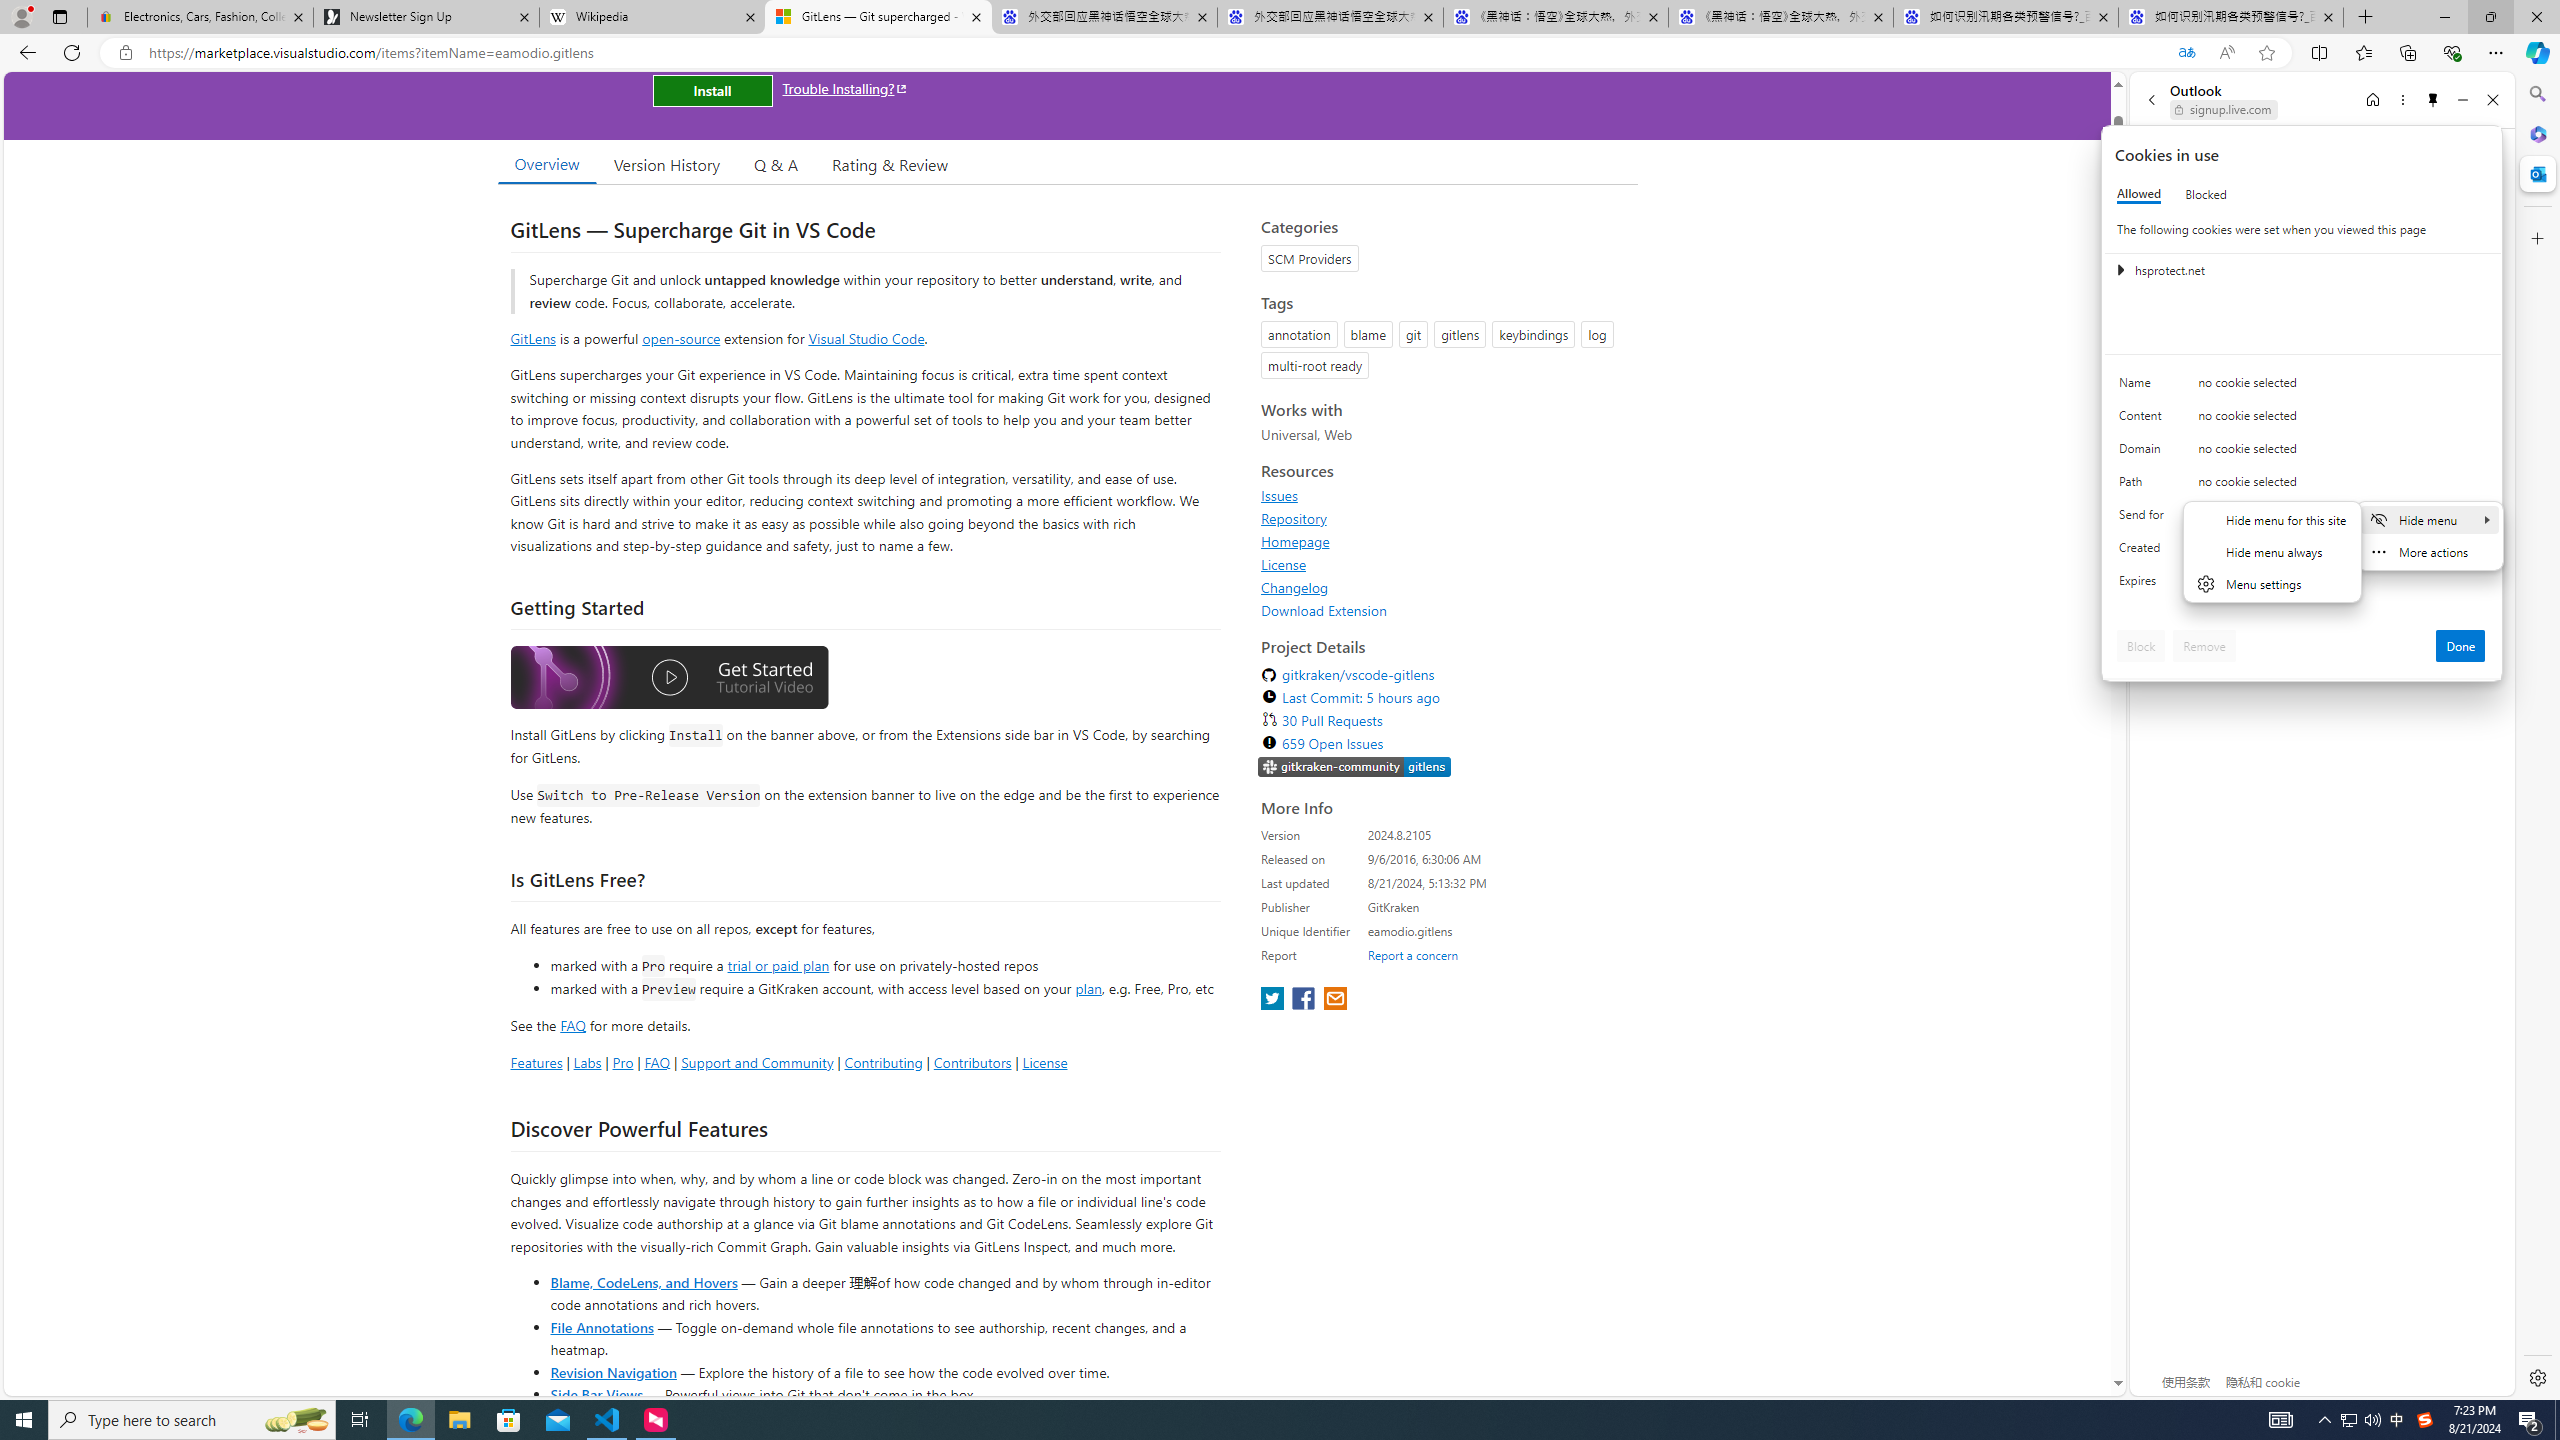  What do you see at coordinates (2461, 646) in the screenshot?
I see `'Done'` at bounding box center [2461, 646].